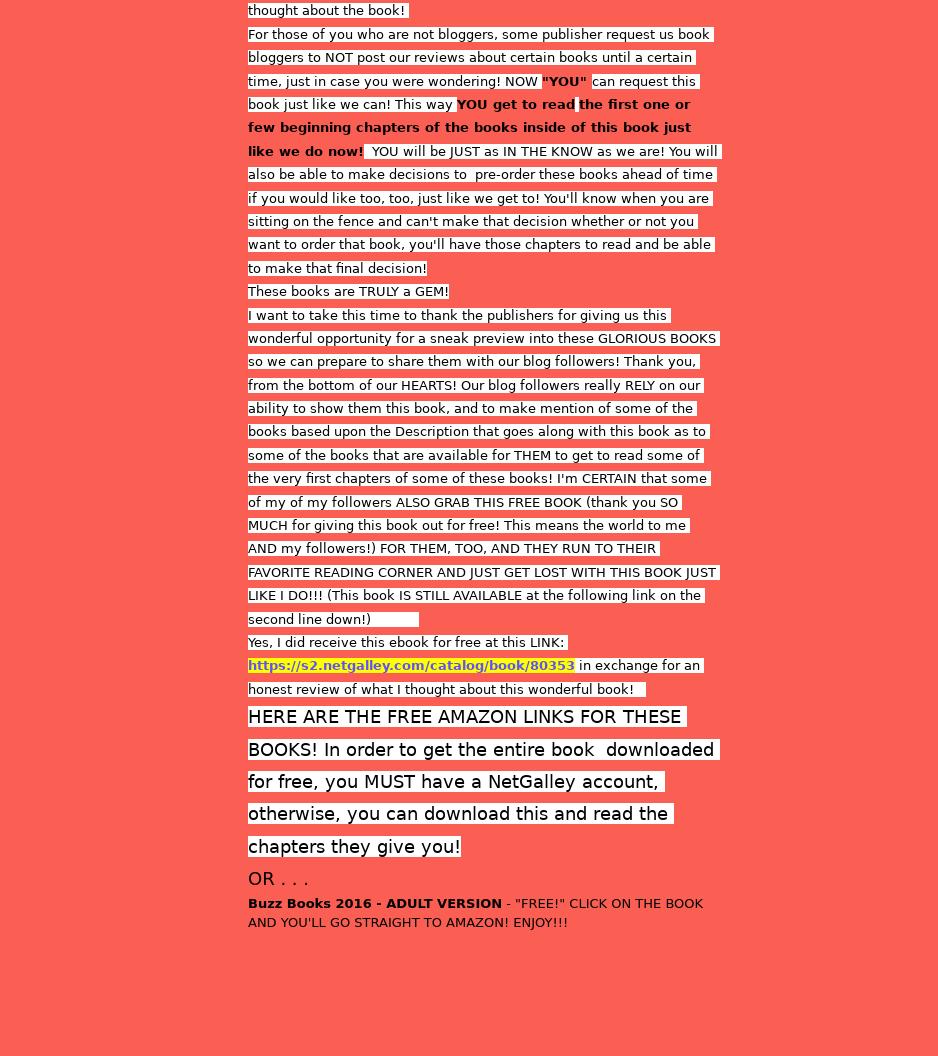  What do you see at coordinates (408, 640) in the screenshot?
I see `'Yes, I did receive this ebook for free at this LINK:'` at bounding box center [408, 640].